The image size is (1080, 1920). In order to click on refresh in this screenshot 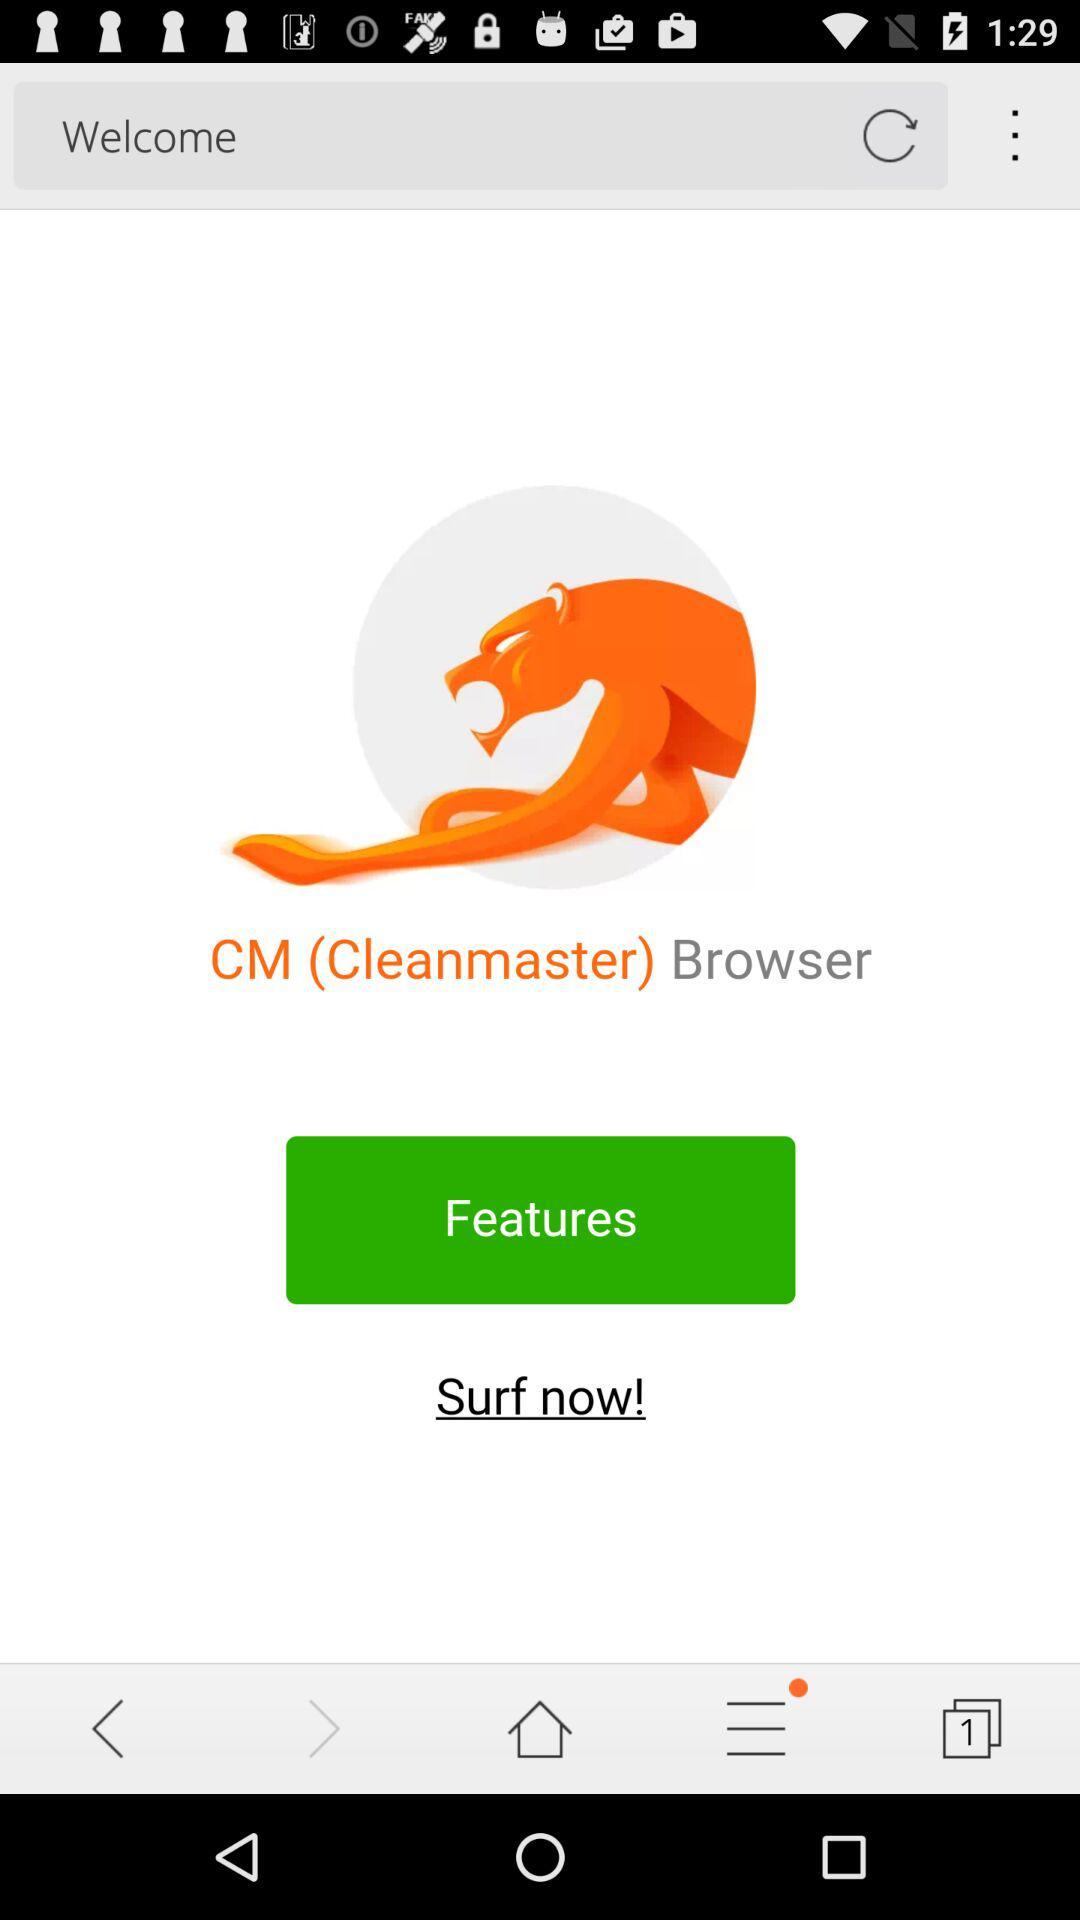, I will do `click(888, 134)`.